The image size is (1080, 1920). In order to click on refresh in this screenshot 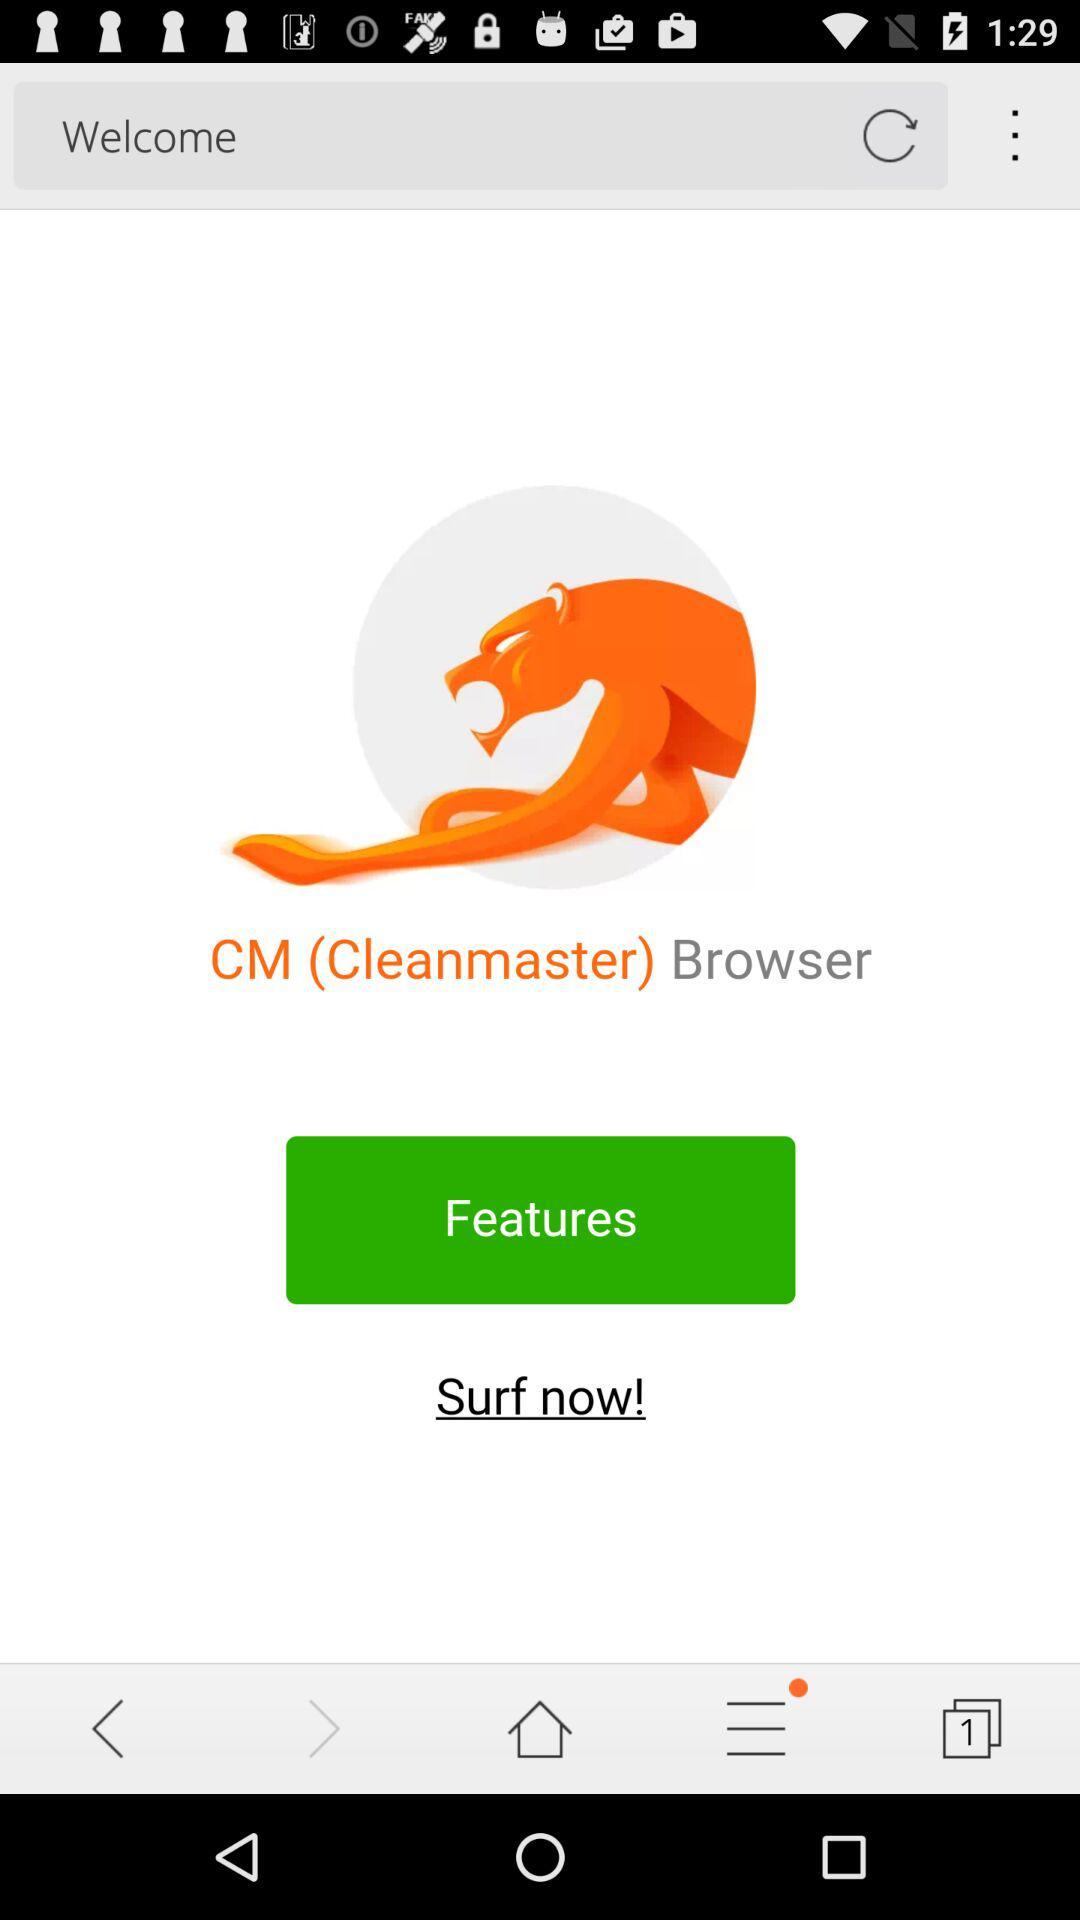, I will do `click(888, 134)`.